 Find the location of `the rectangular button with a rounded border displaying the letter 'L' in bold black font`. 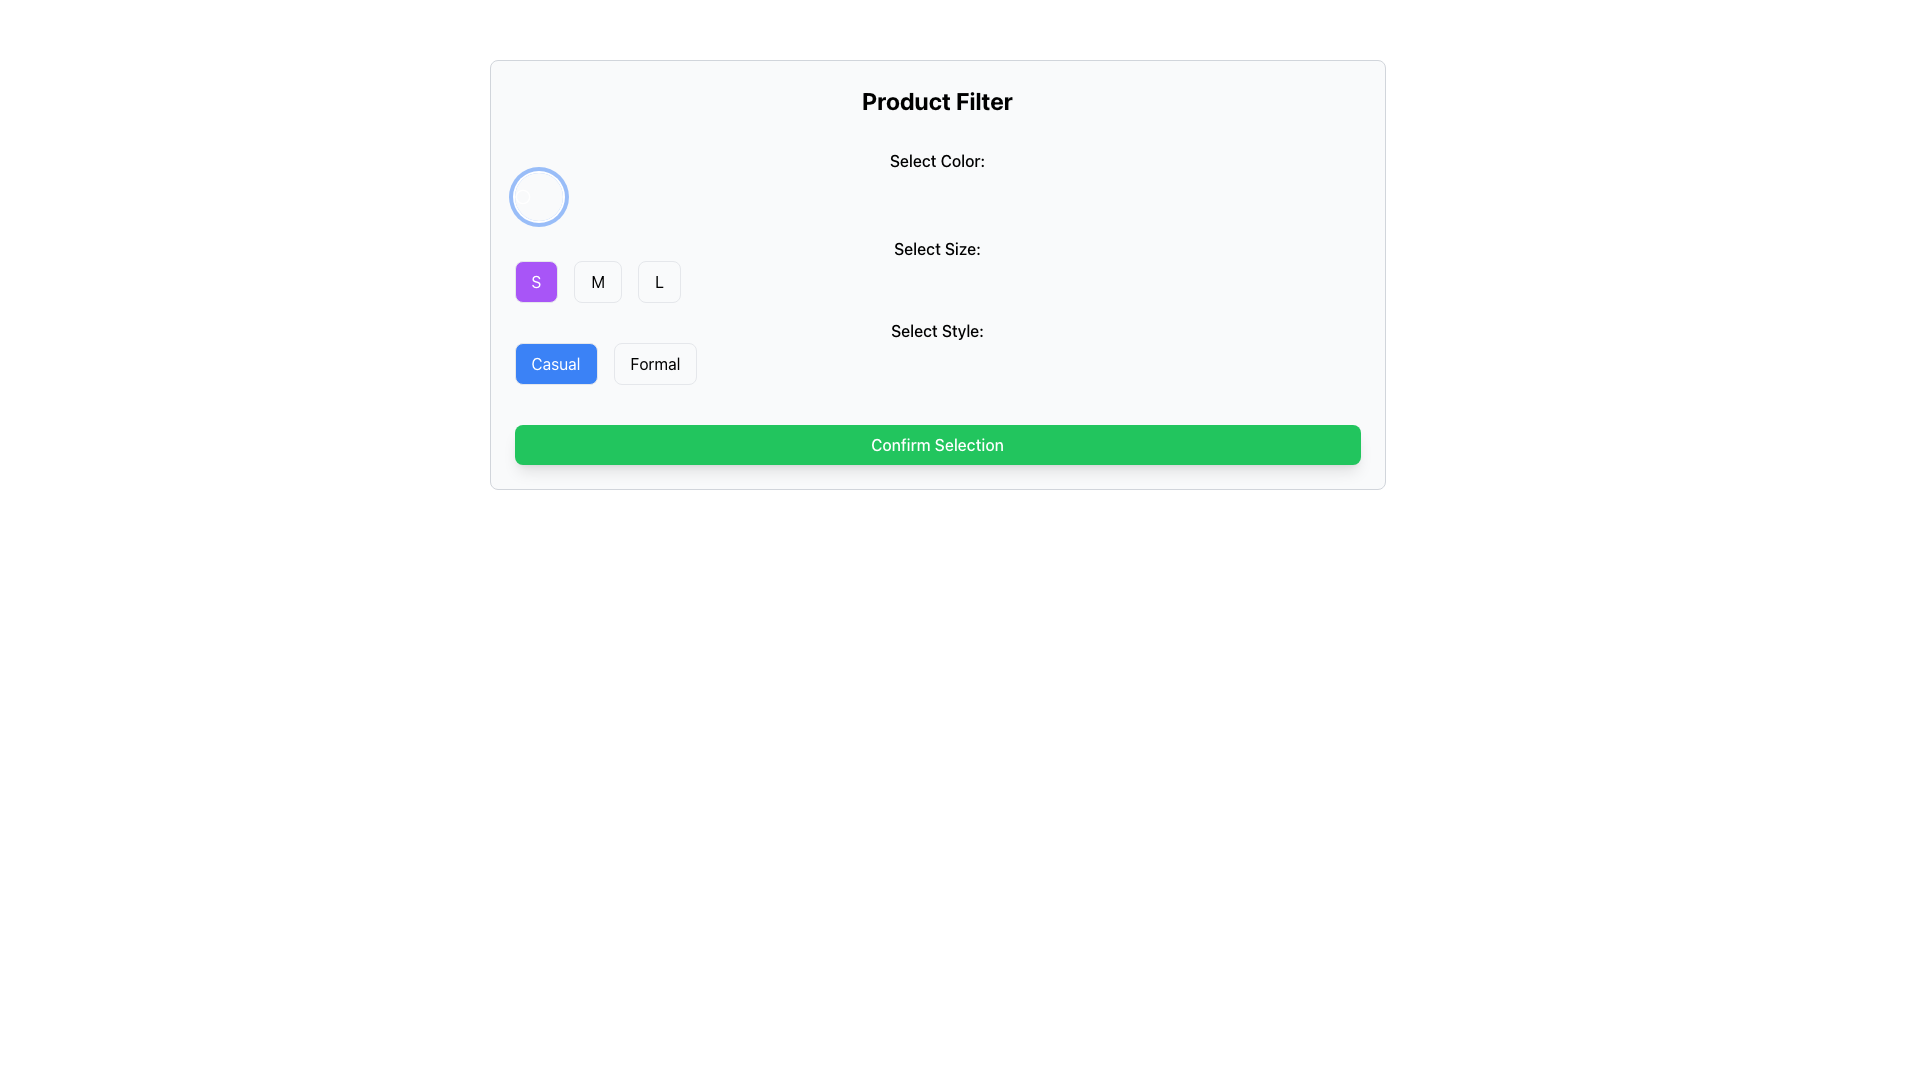

the rectangular button with a rounded border displaying the letter 'L' in bold black font is located at coordinates (659, 281).